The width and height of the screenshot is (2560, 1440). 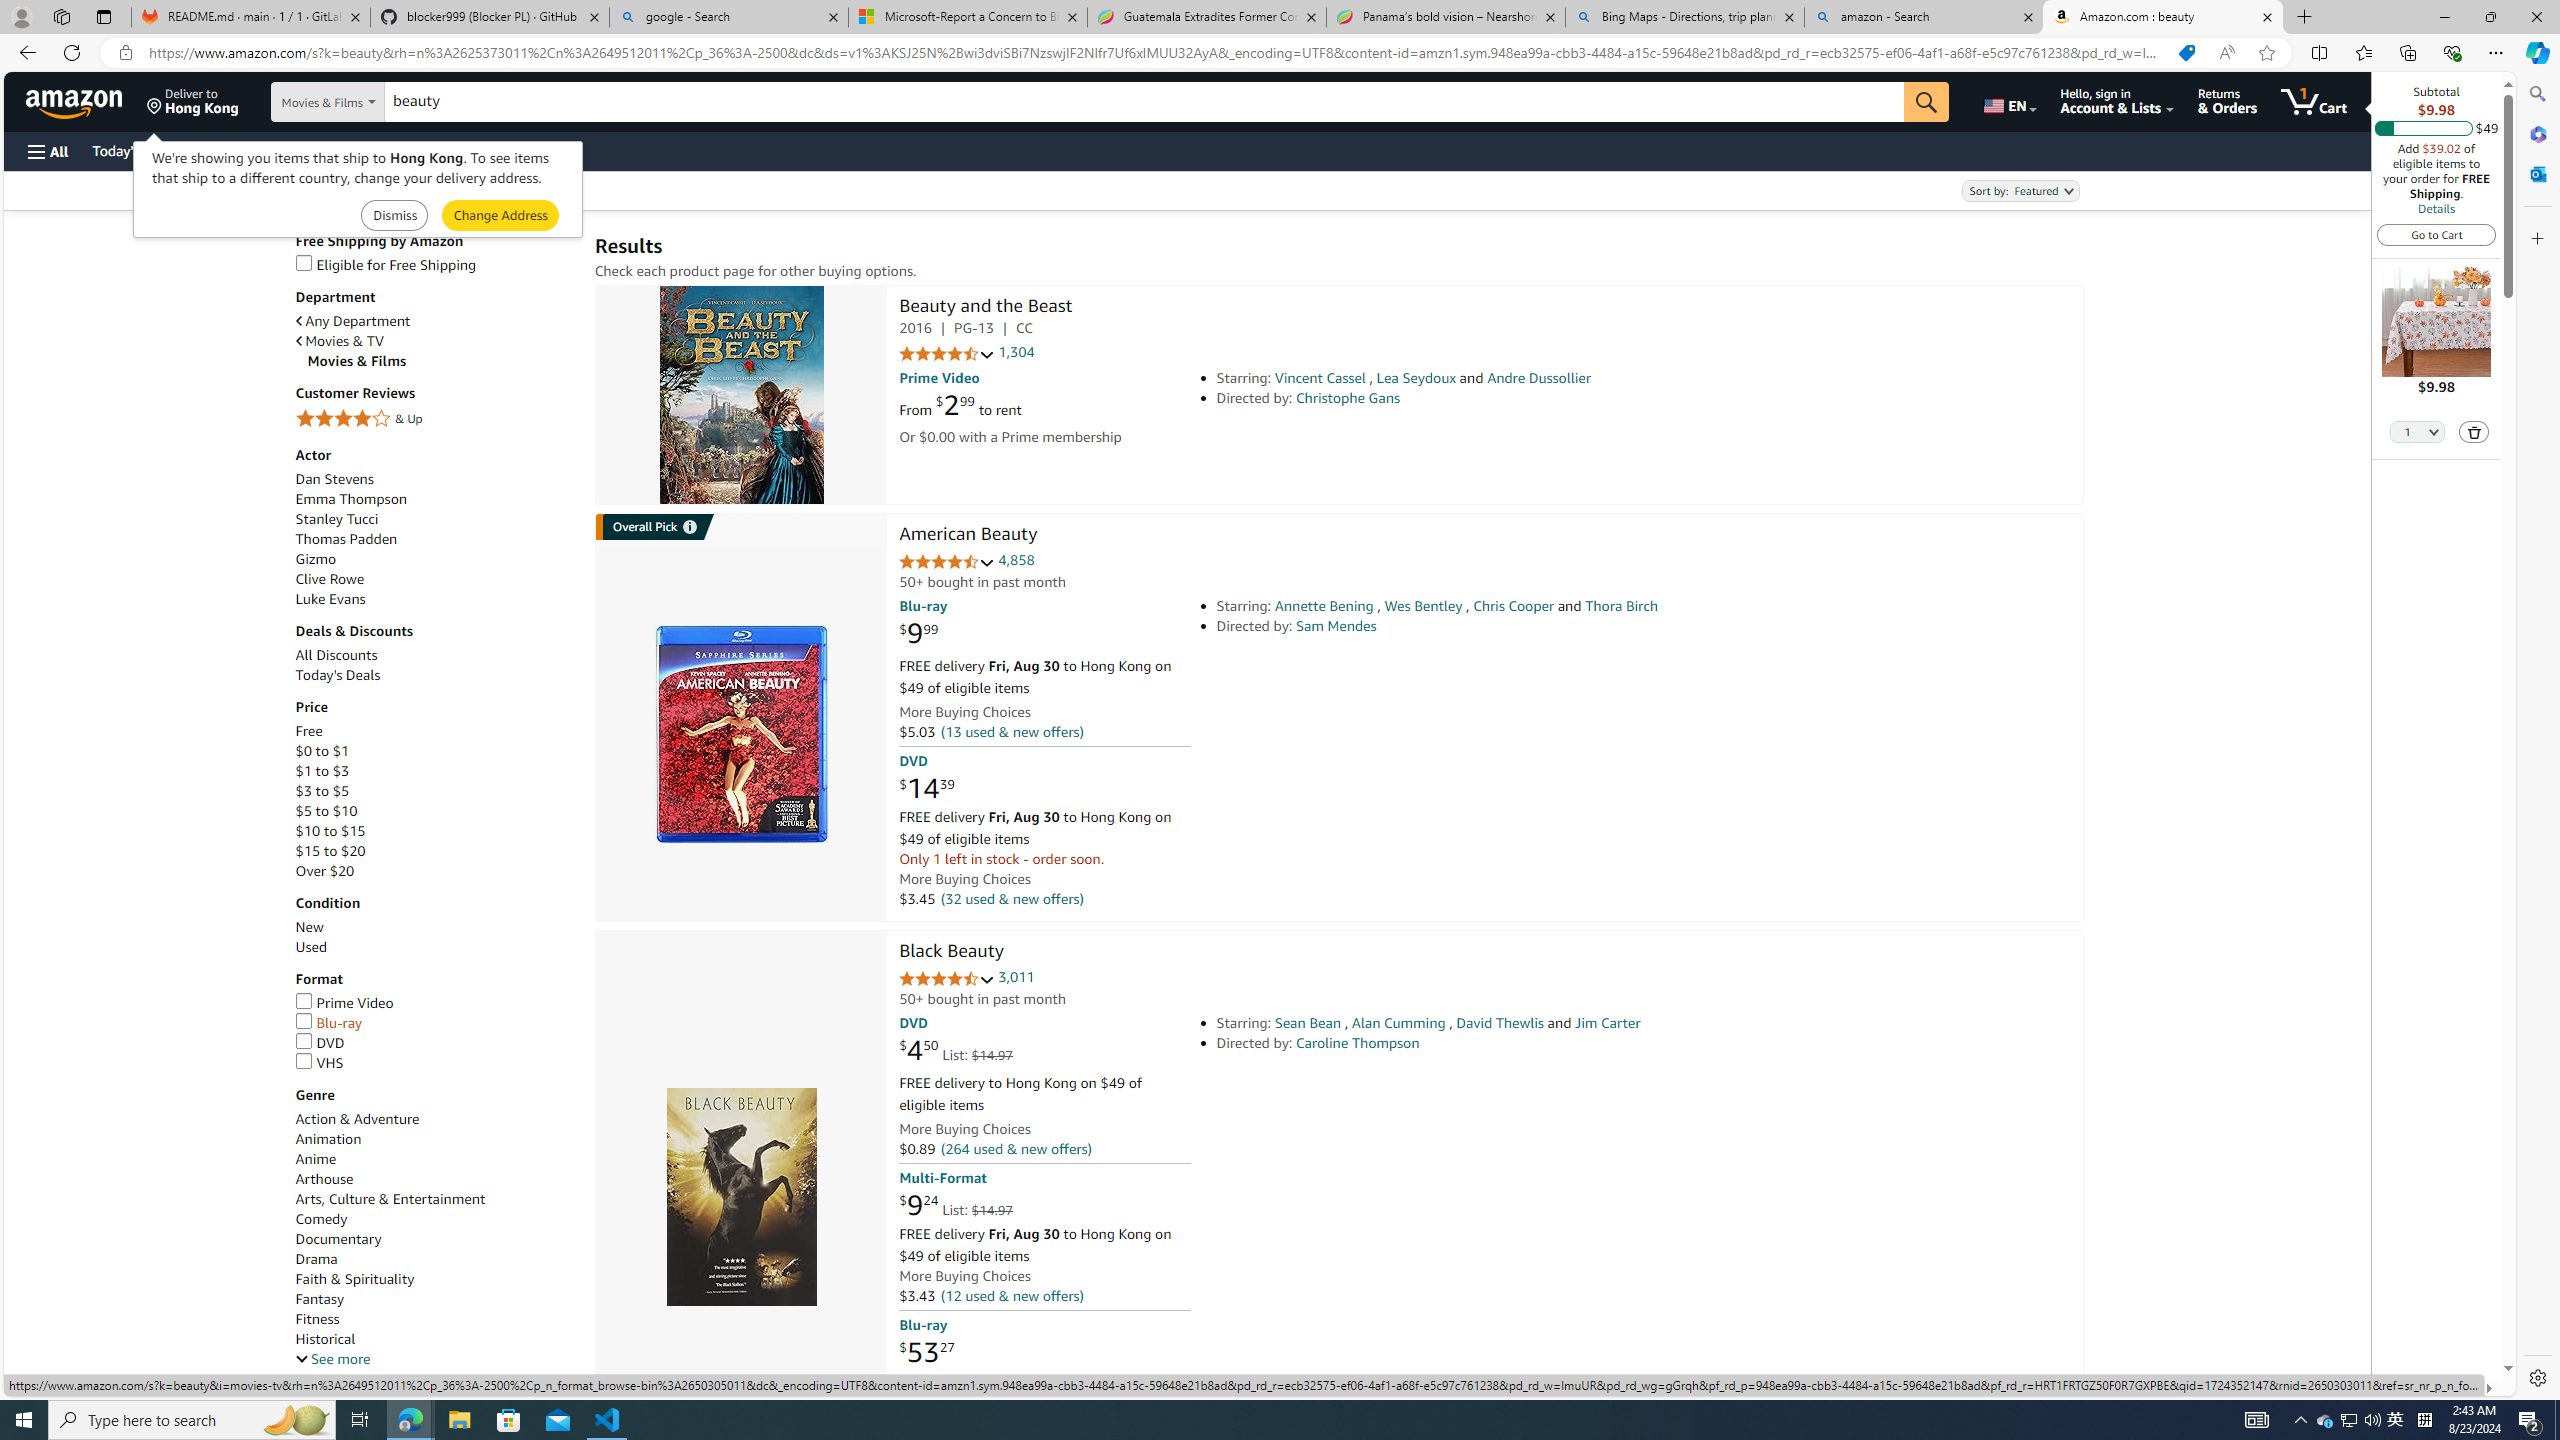 I want to click on 'Deliver to Hong Kong', so click(x=192, y=100).